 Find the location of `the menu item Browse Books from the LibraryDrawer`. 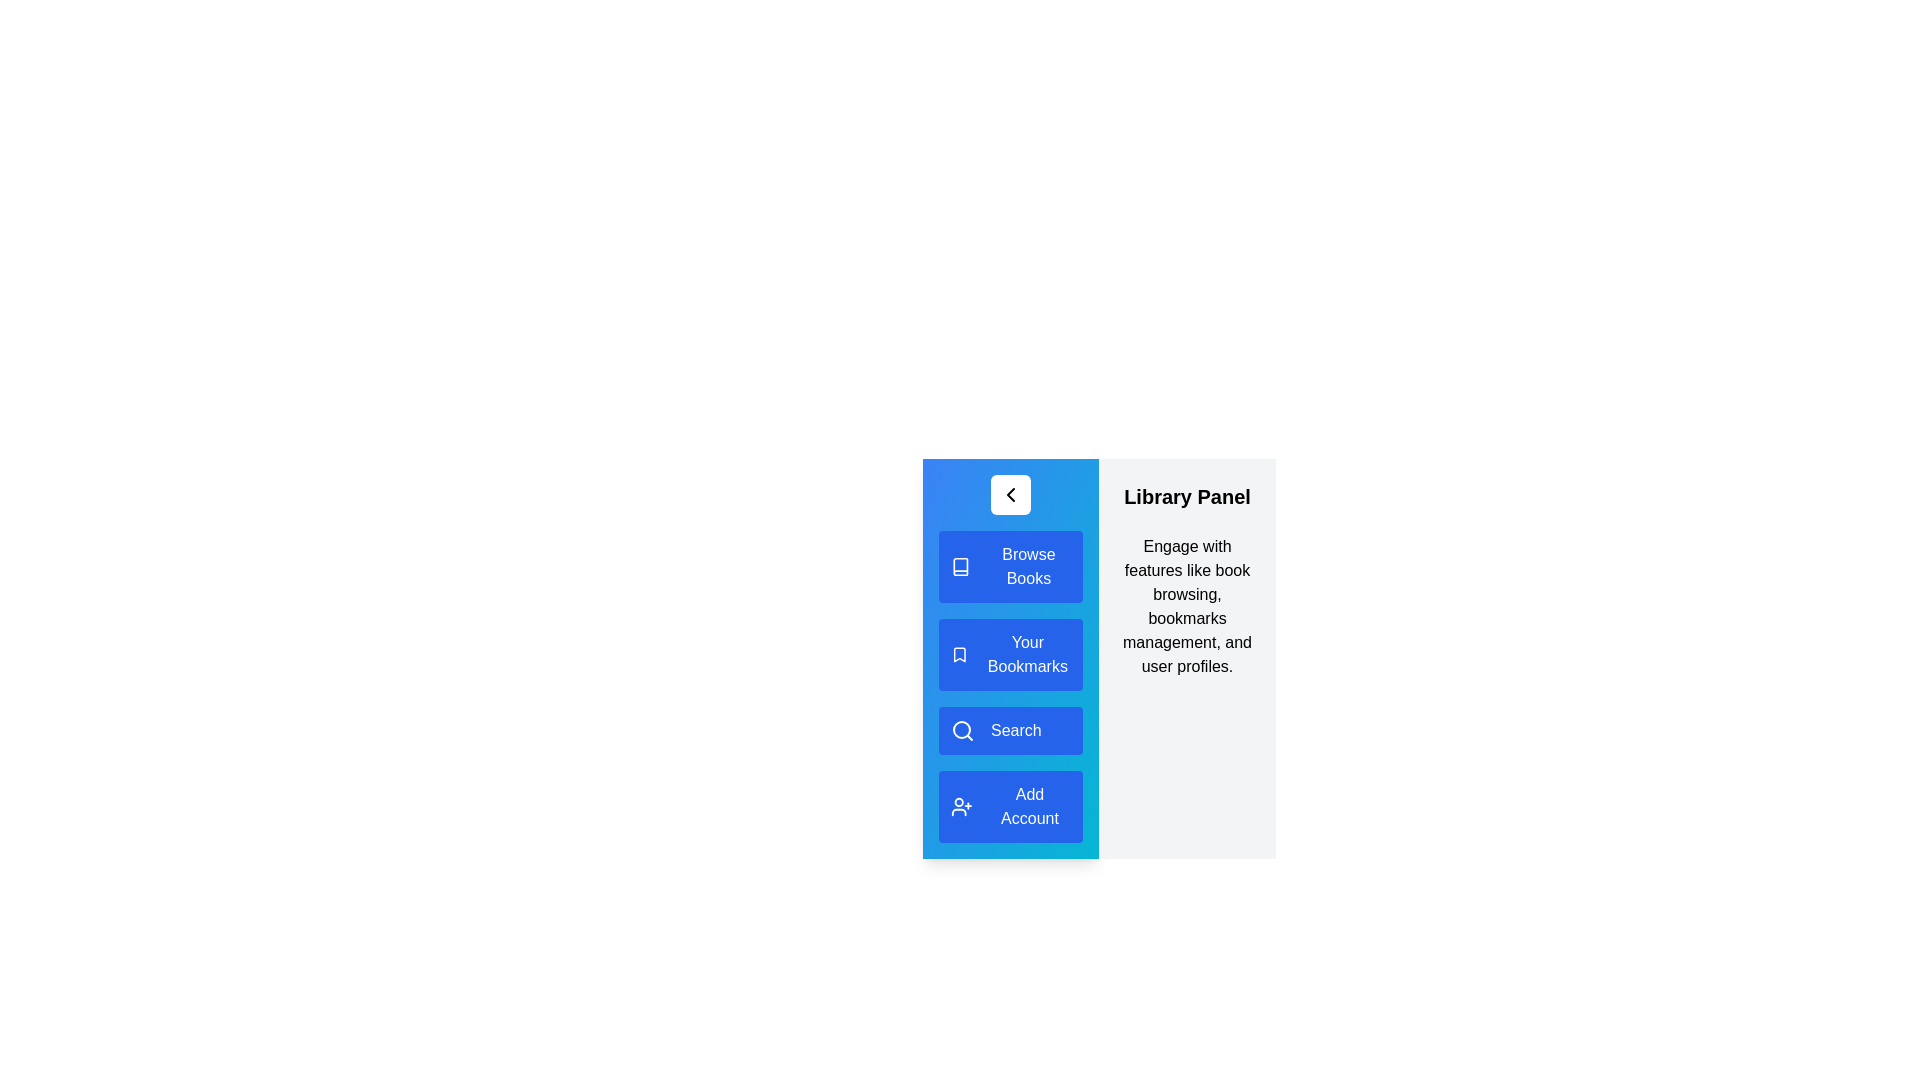

the menu item Browse Books from the LibraryDrawer is located at coordinates (1011, 567).